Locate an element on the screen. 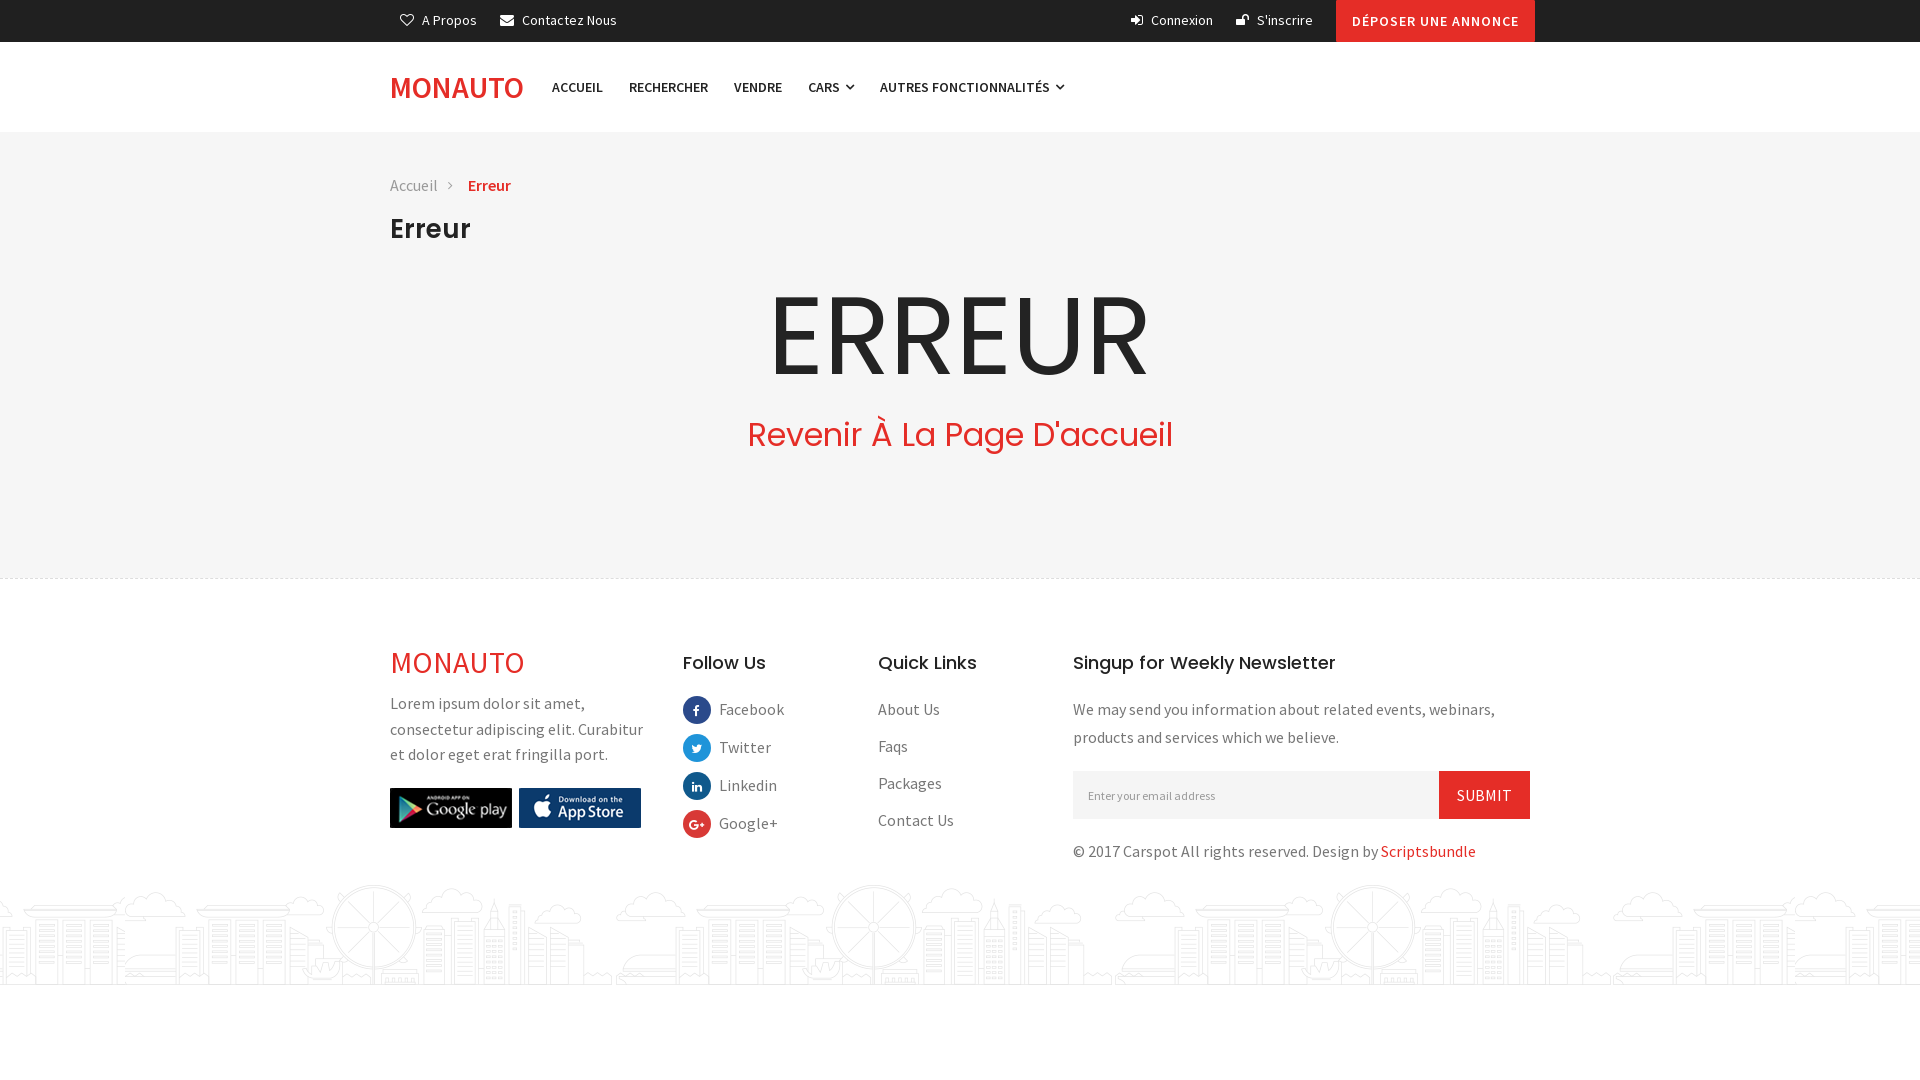  'Connexion' is located at coordinates (1171, 19).